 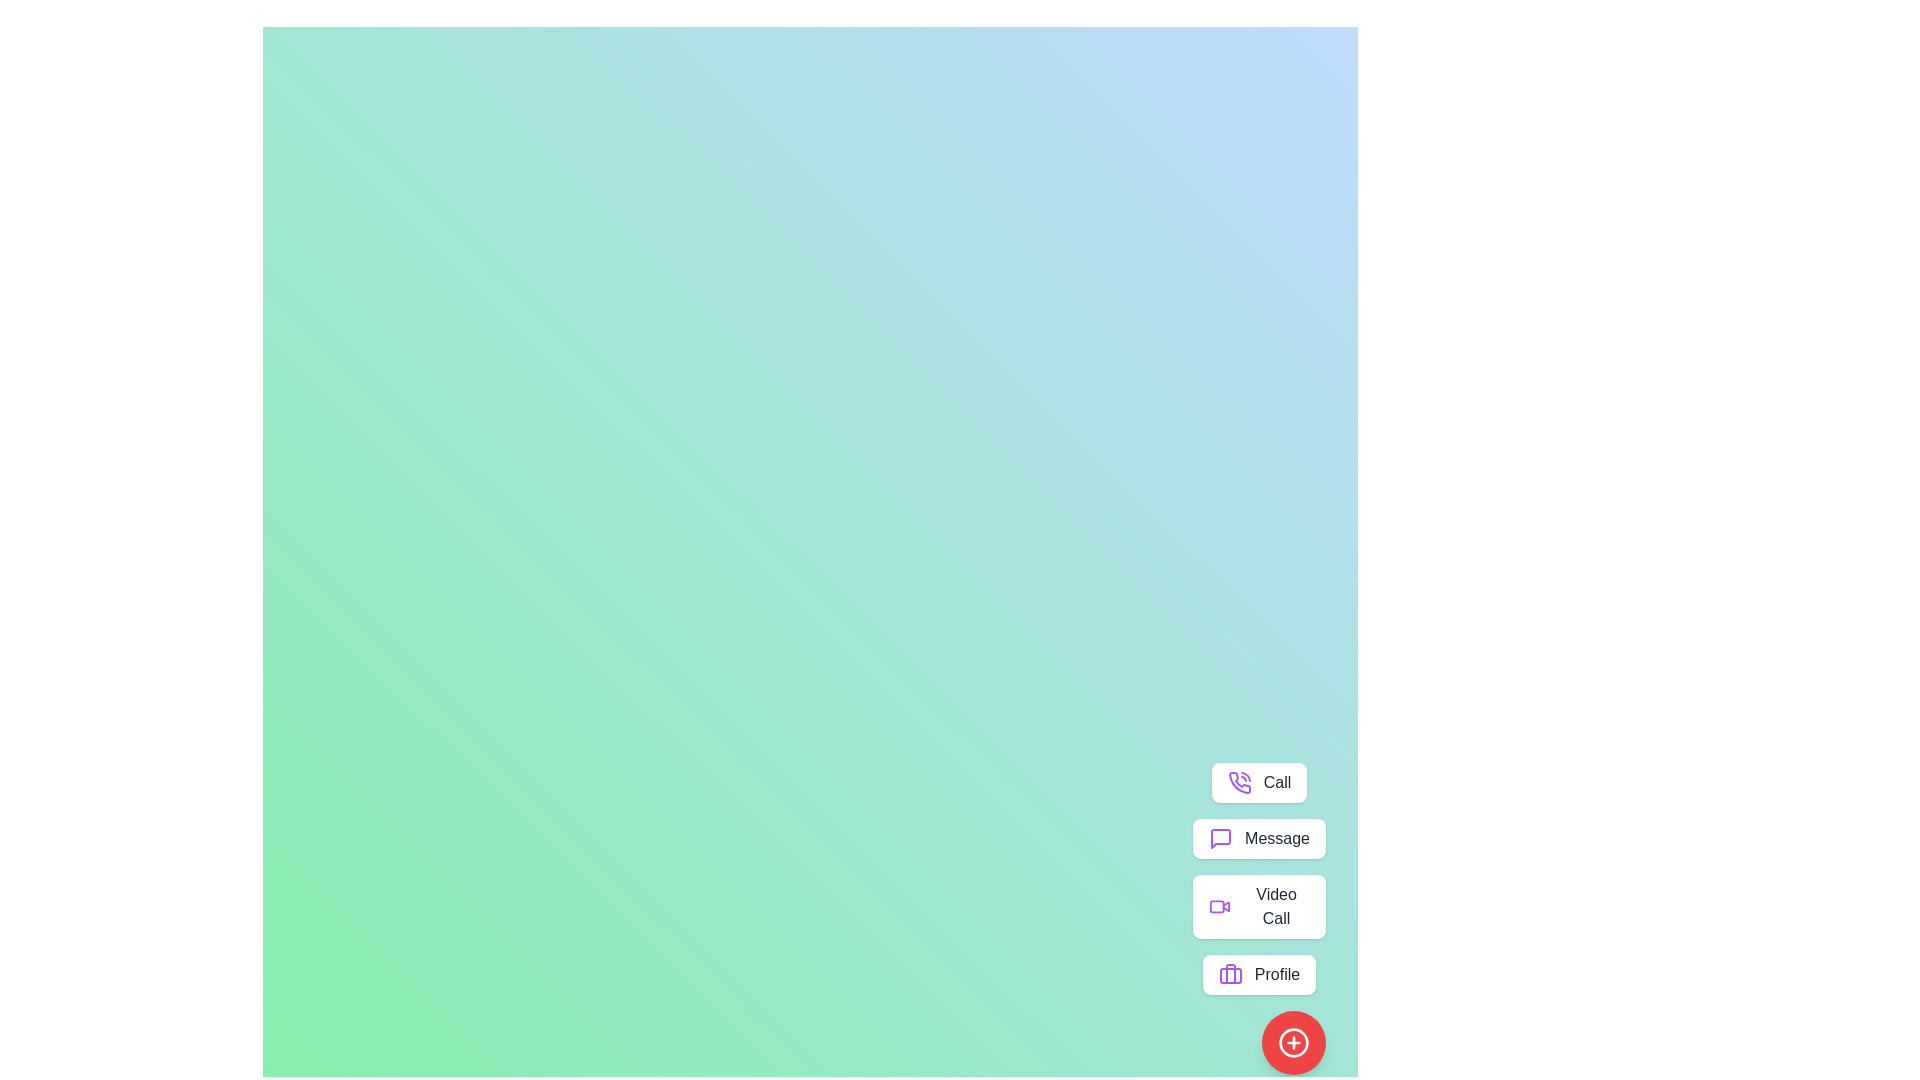 What do you see at coordinates (1257, 839) in the screenshot?
I see `the 'Message' button to select the option` at bounding box center [1257, 839].